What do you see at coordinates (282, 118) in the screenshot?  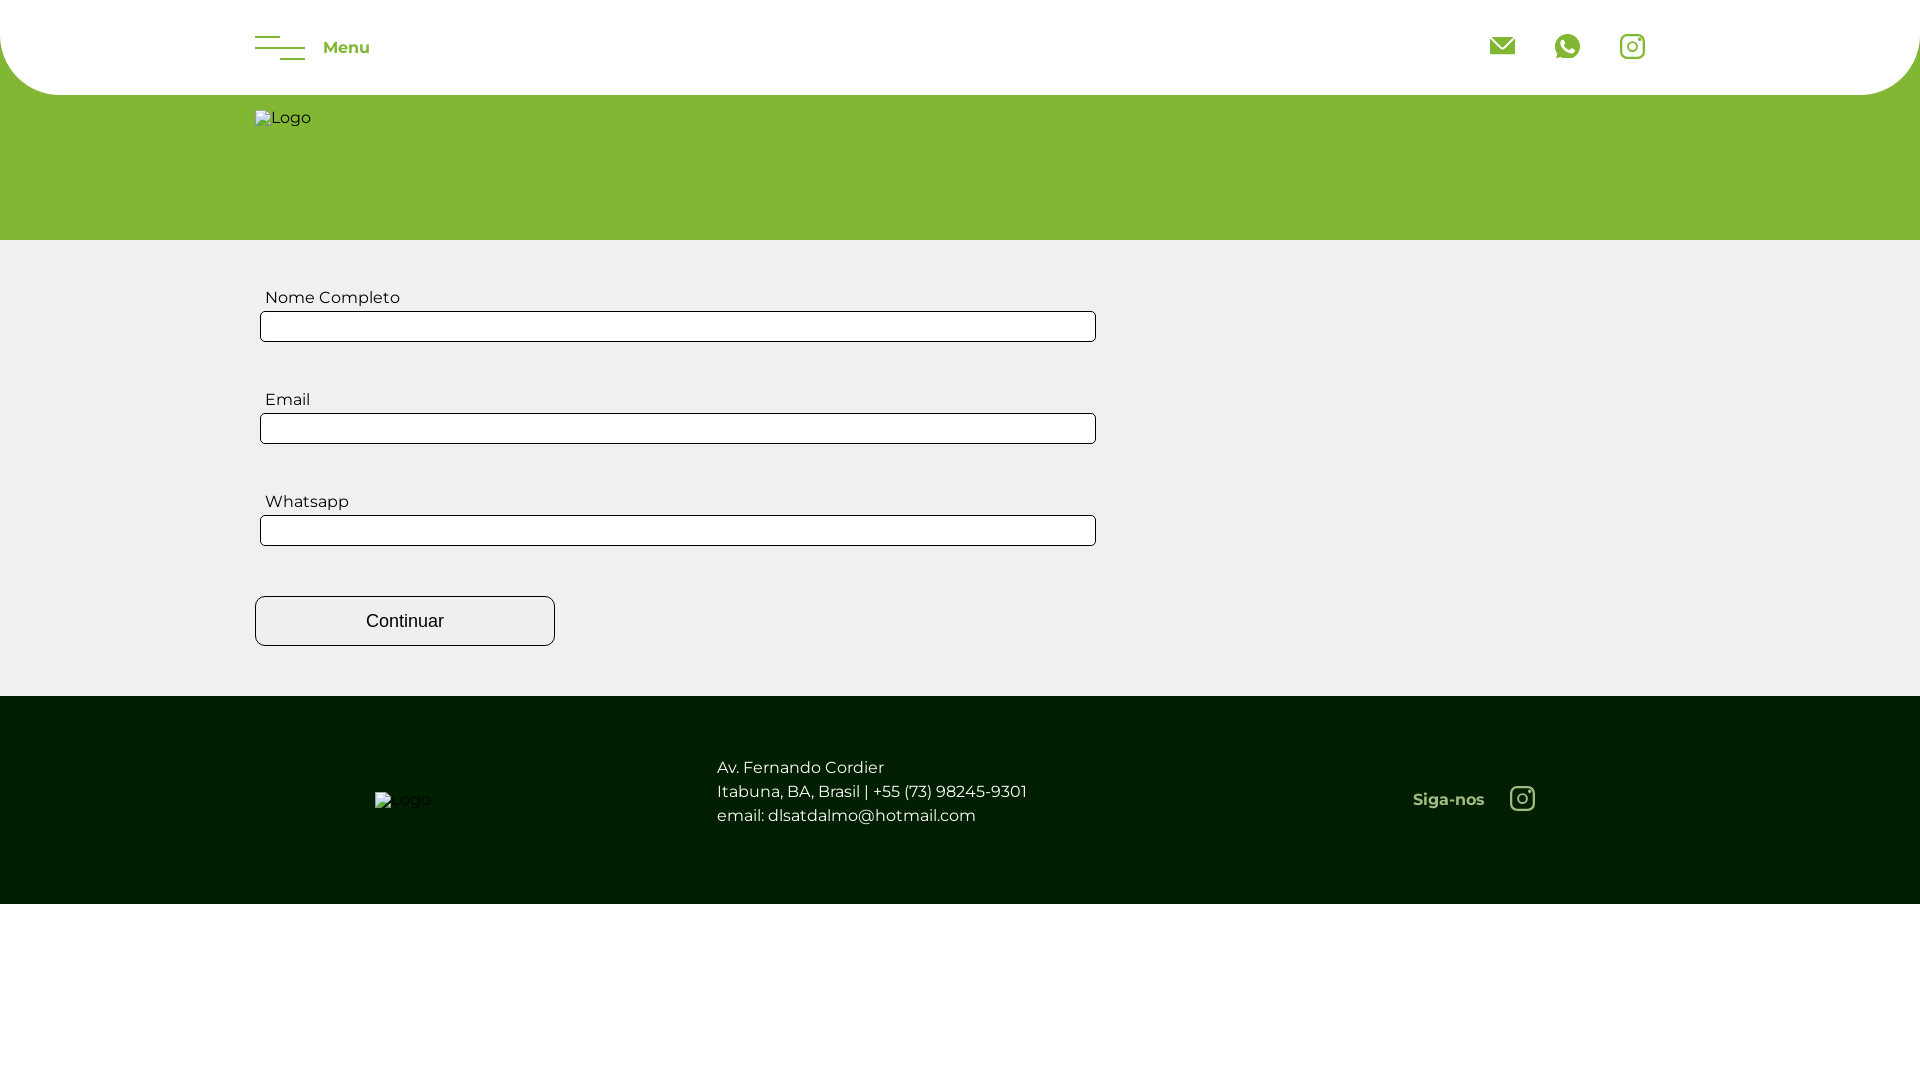 I see `'Ir para home'` at bounding box center [282, 118].